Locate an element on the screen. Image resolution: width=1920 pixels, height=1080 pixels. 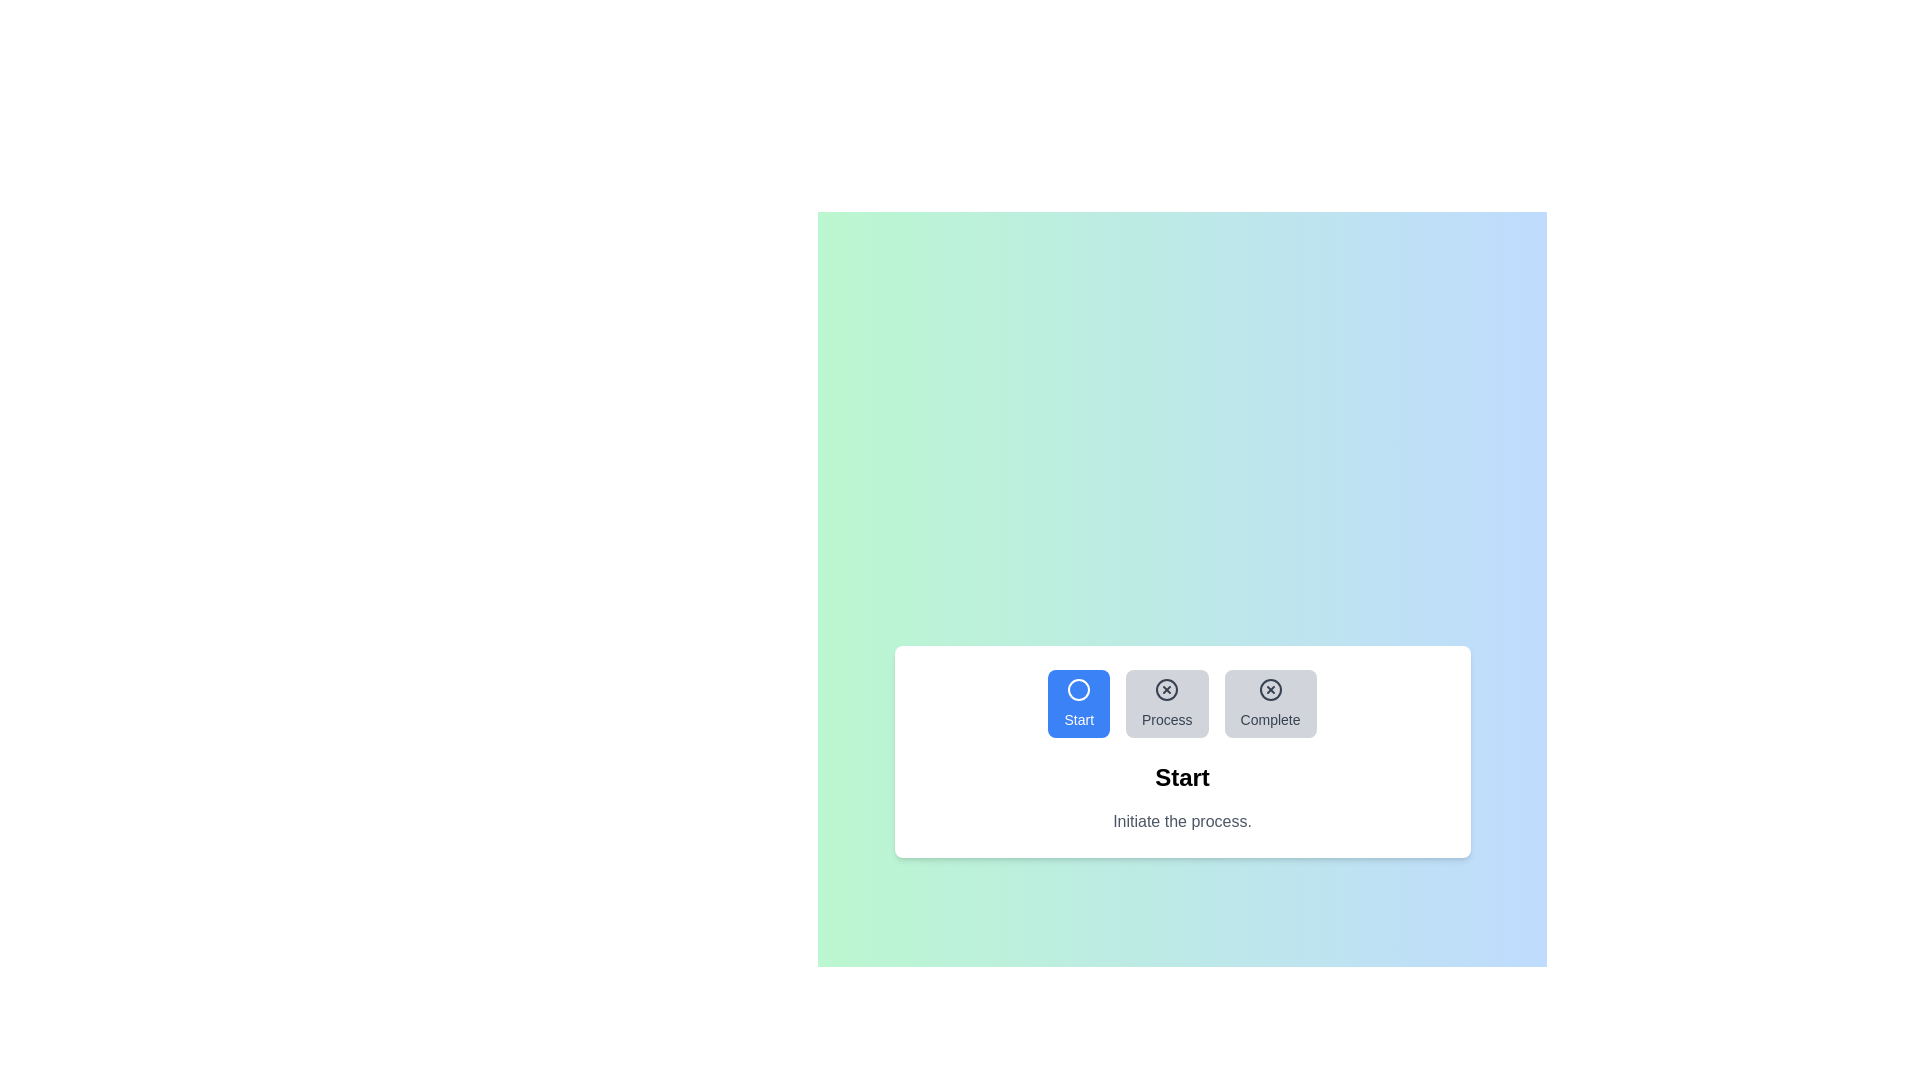
the text label displaying 'Complete', which is part of the third button in a horizontal row of action buttons is located at coordinates (1269, 720).